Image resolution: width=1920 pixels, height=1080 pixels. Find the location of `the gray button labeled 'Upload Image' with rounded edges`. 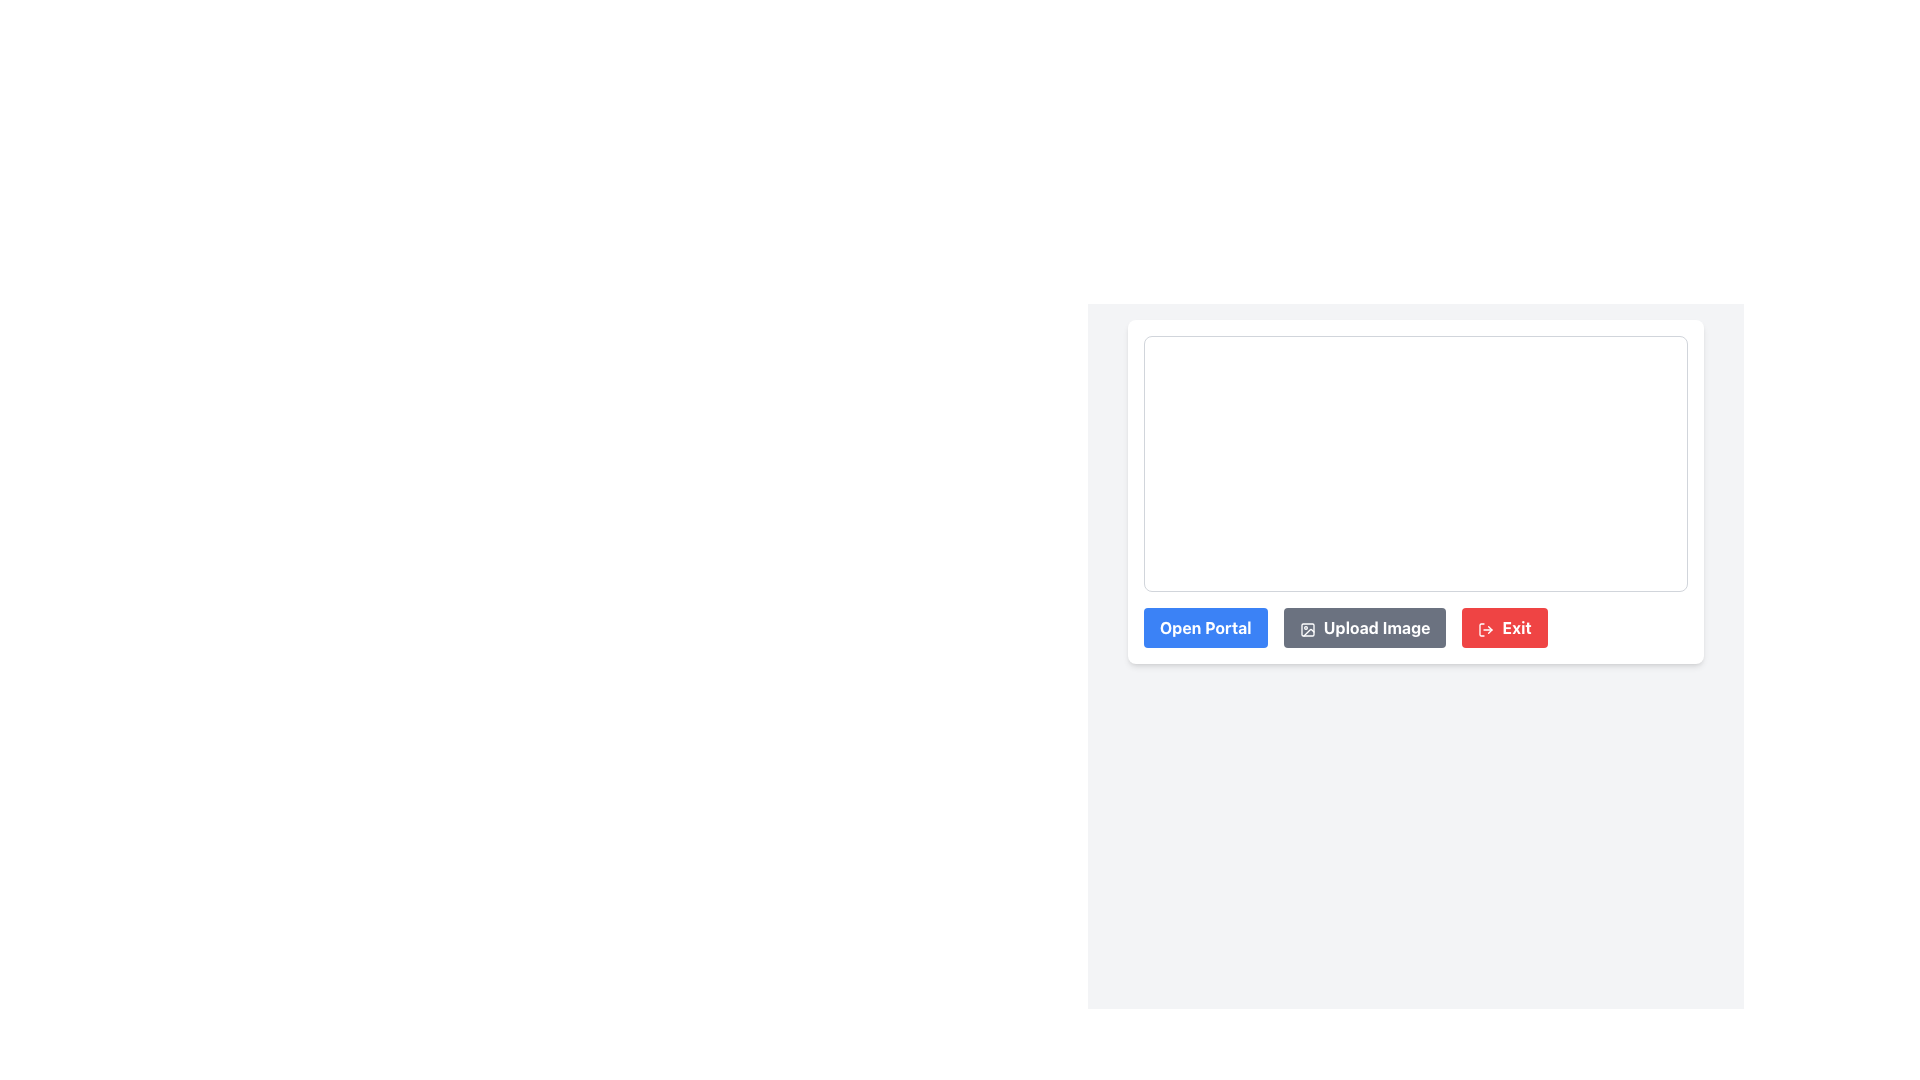

the gray button labeled 'Upload Image' with rounded edges is located at coordinates (1415, 619).